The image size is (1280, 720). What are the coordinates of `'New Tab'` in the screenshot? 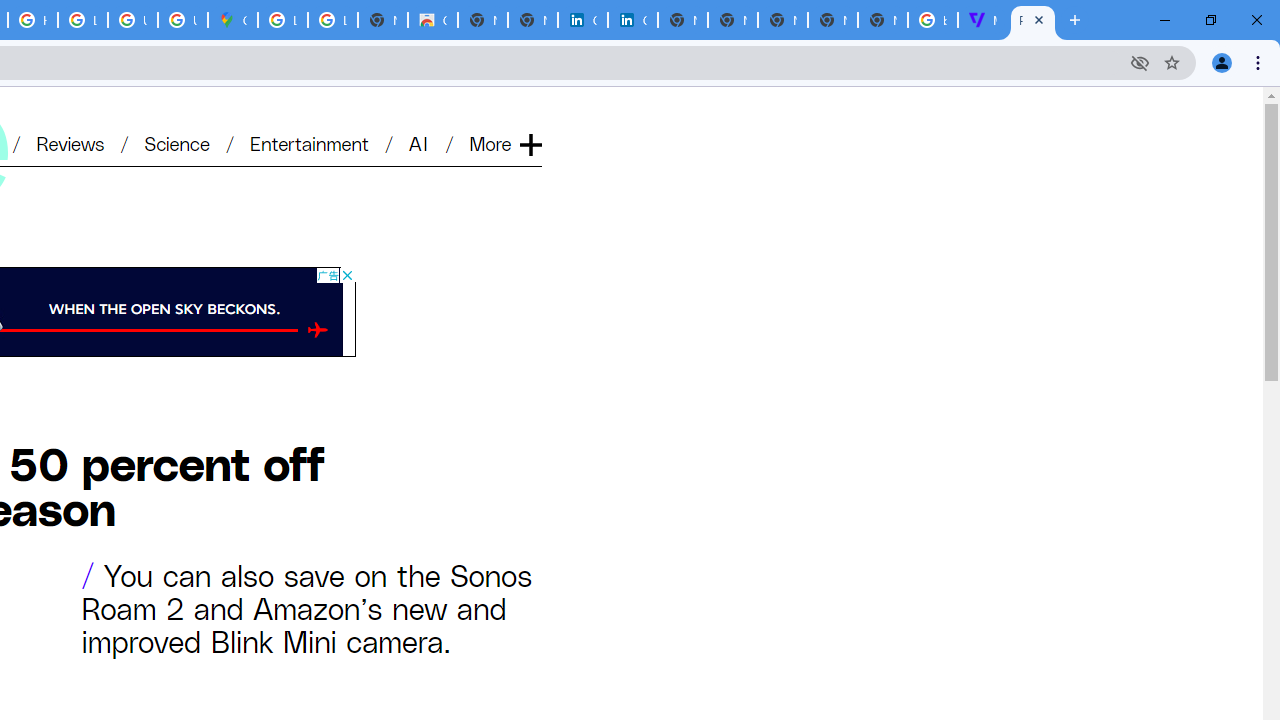 It's located at (881, 20).